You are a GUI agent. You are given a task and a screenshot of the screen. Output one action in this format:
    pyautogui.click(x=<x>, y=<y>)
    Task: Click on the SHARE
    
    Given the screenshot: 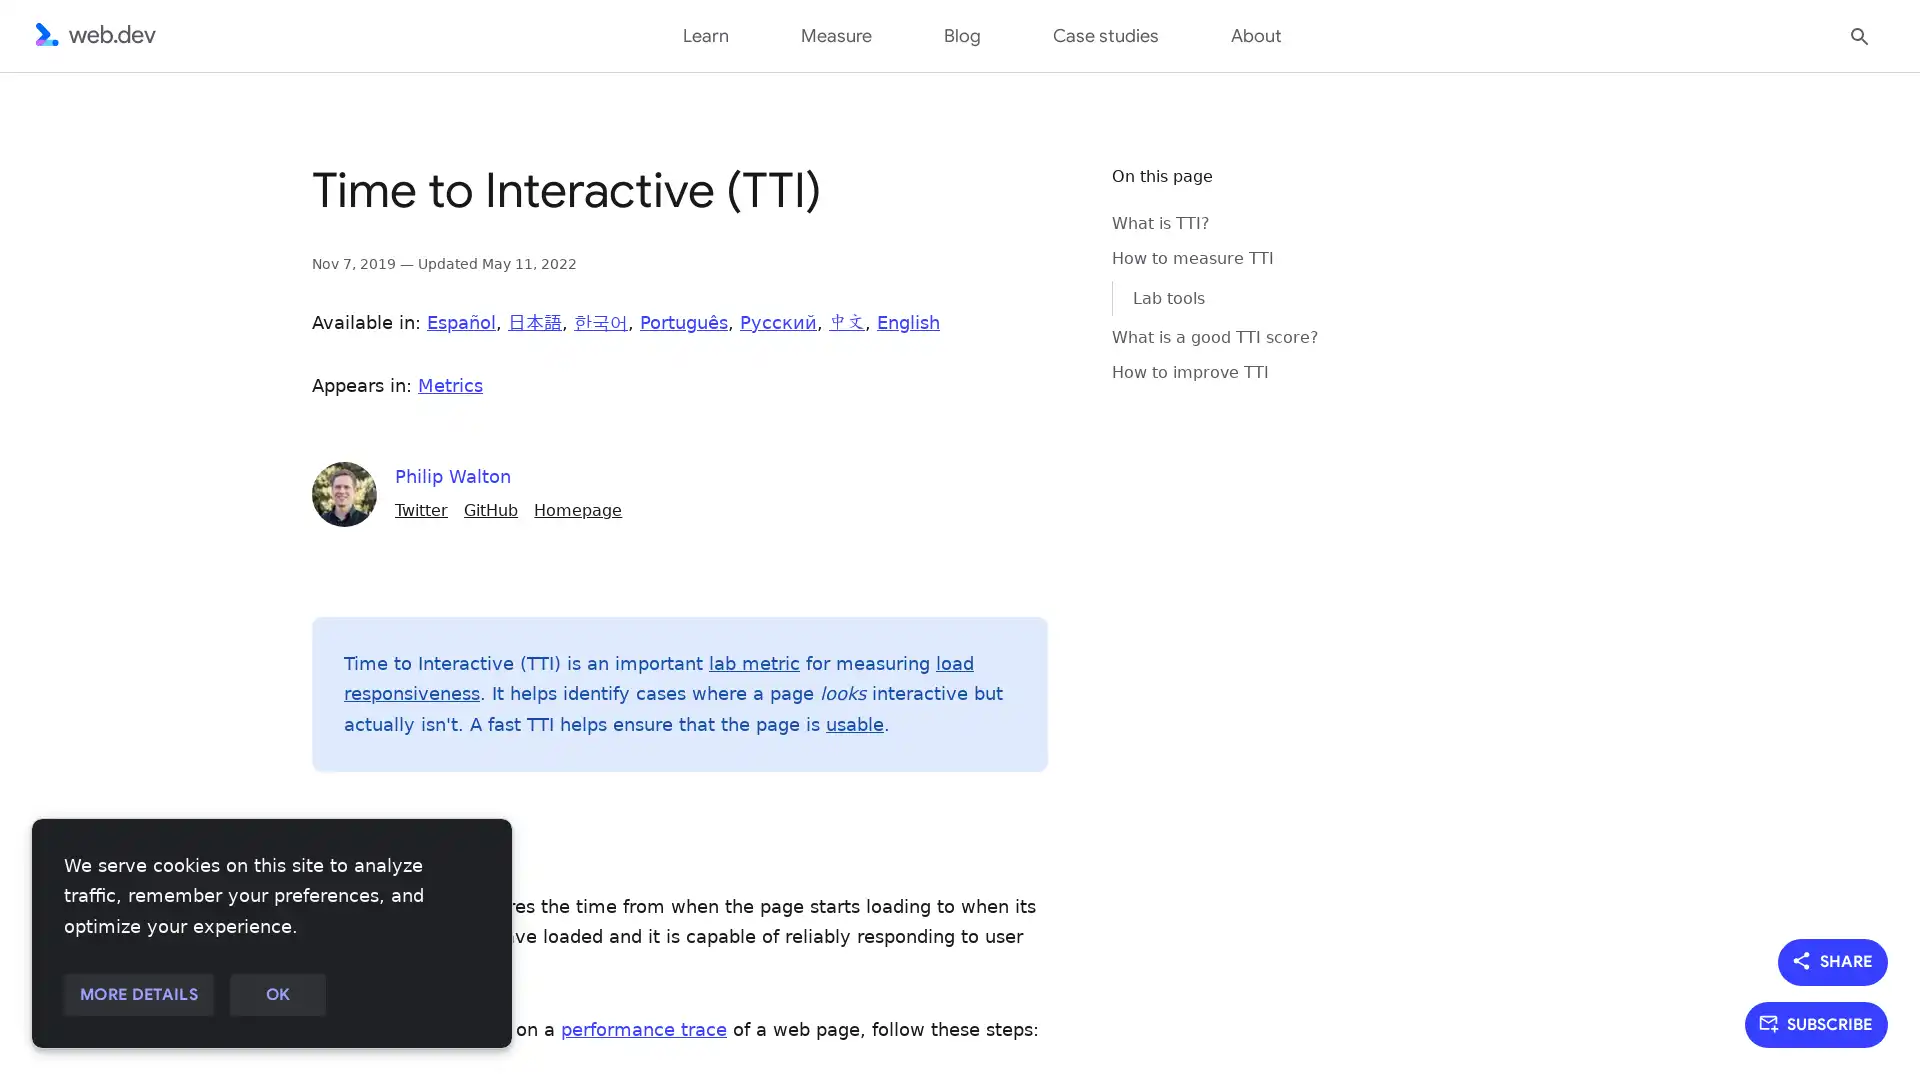 What is the action you would take?
    pyautogui.click(x=1833, y=960)
    